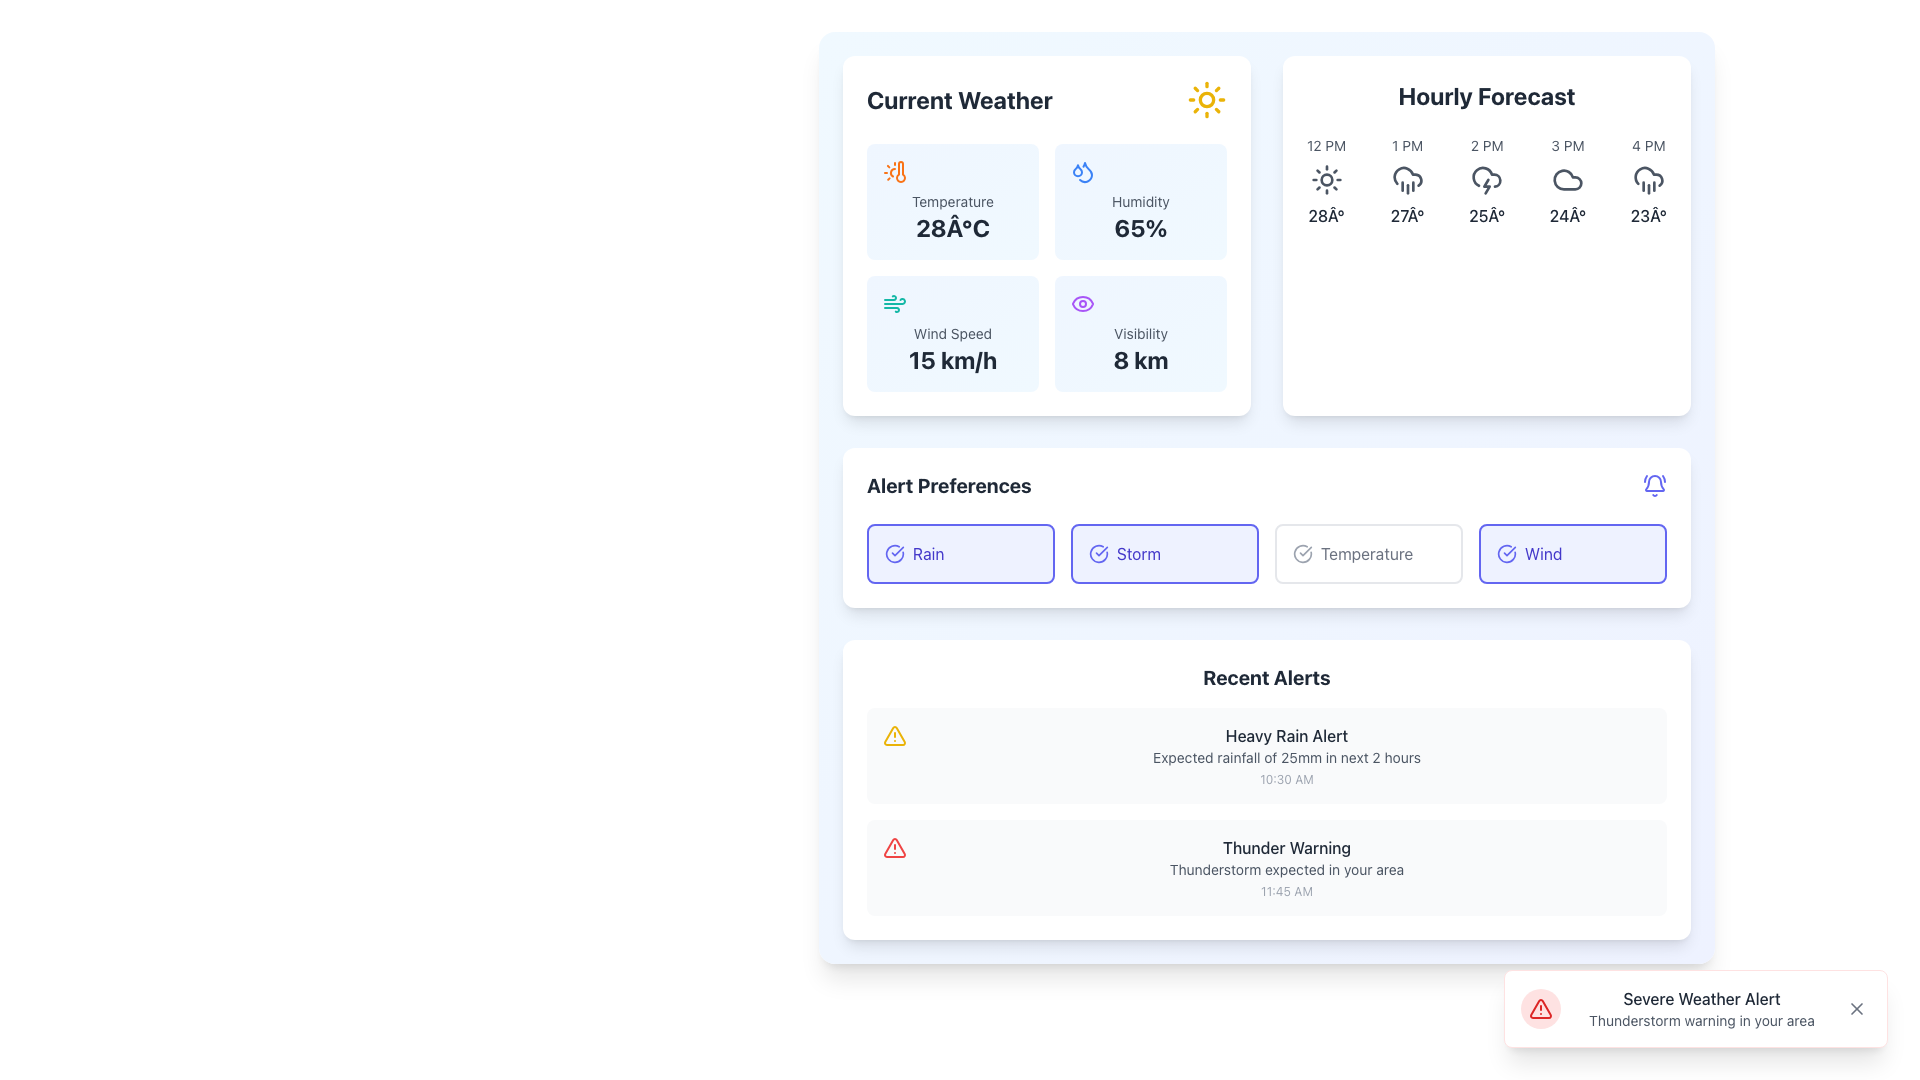 This screenshot has width=1920, height=1080. What do you see at coordinates (1655, 483) in the screenshot?
I see `the curved line of the SVG bell icon located in the top-right corner of the 'Alert Preferences' card` at bounding box center [1655, 483].